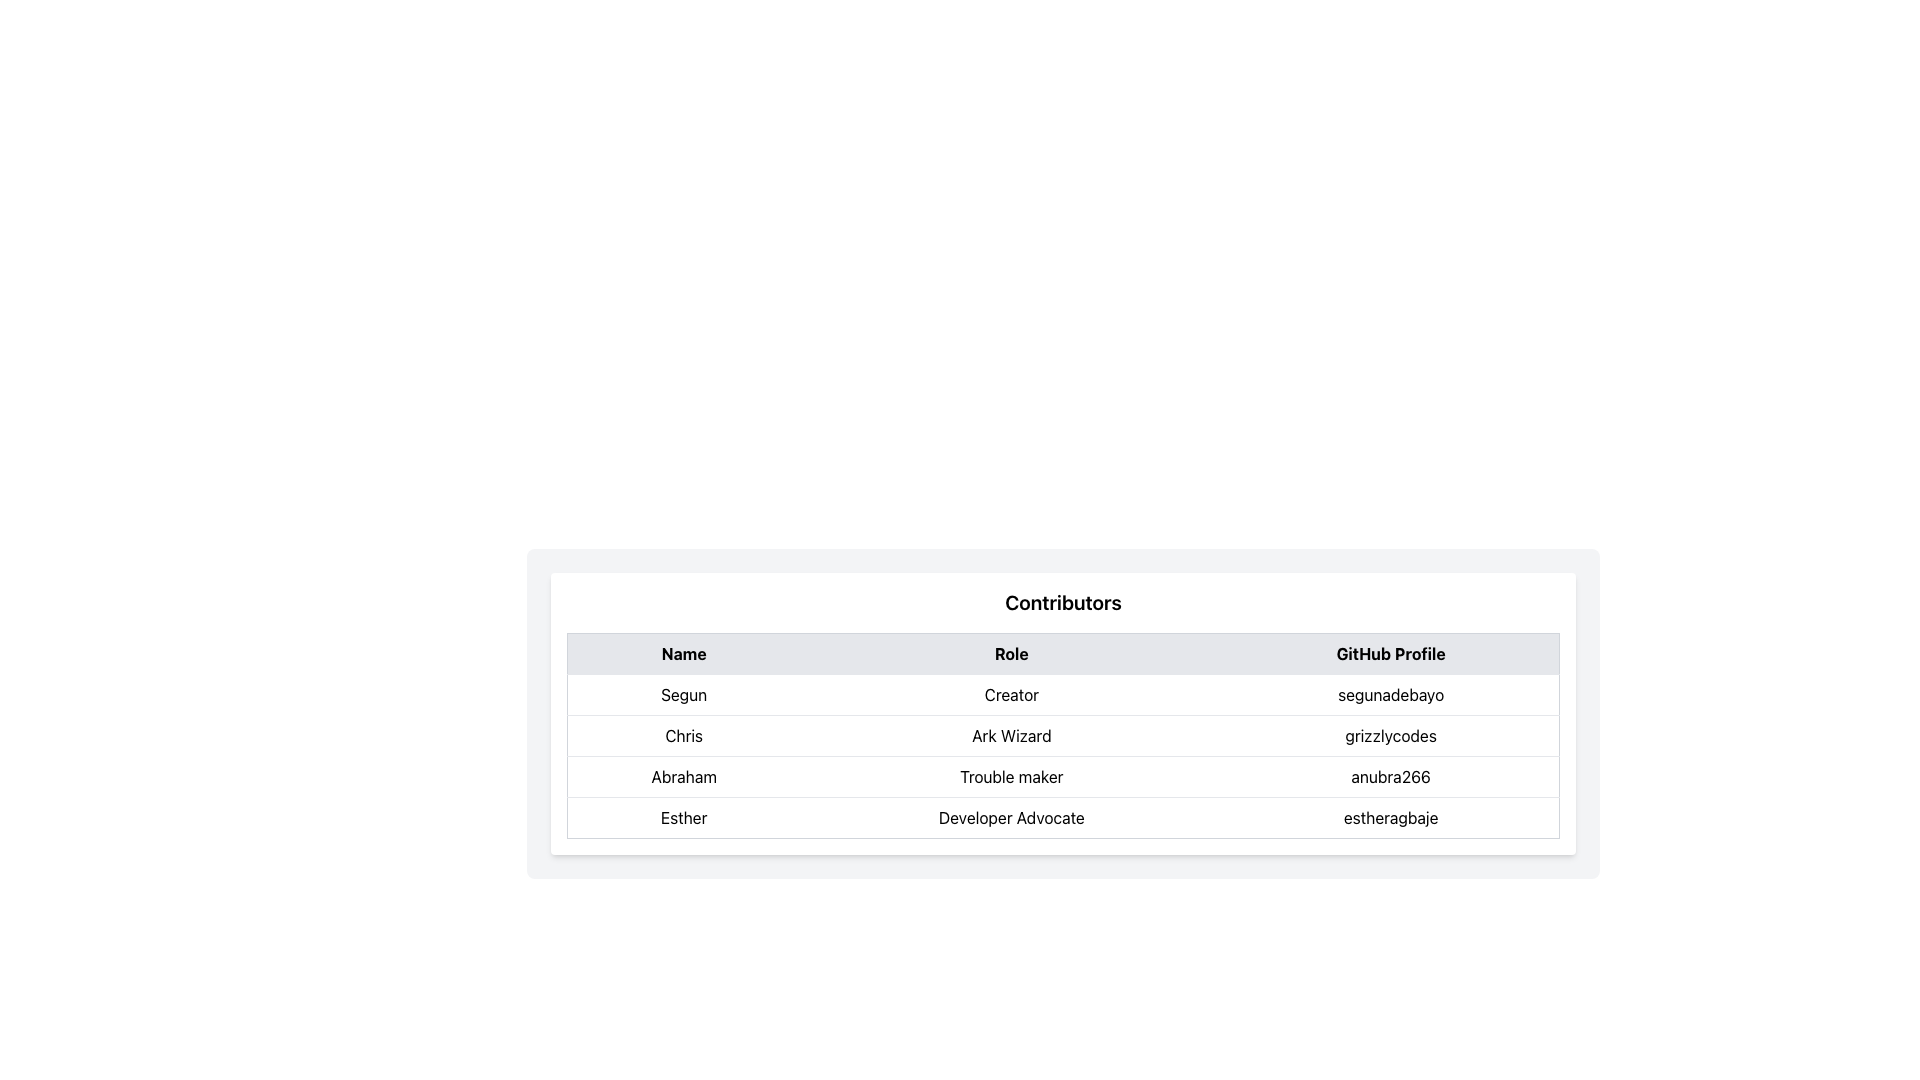 This screenshot has height=1080, width=1920. What do you see at coordinates (1062, 601) in the screenshot?
I see `the Text Label that serves as a heading for the contributors section, located at the top of a card-like component with a white background` at bounding box center [1062, 601].